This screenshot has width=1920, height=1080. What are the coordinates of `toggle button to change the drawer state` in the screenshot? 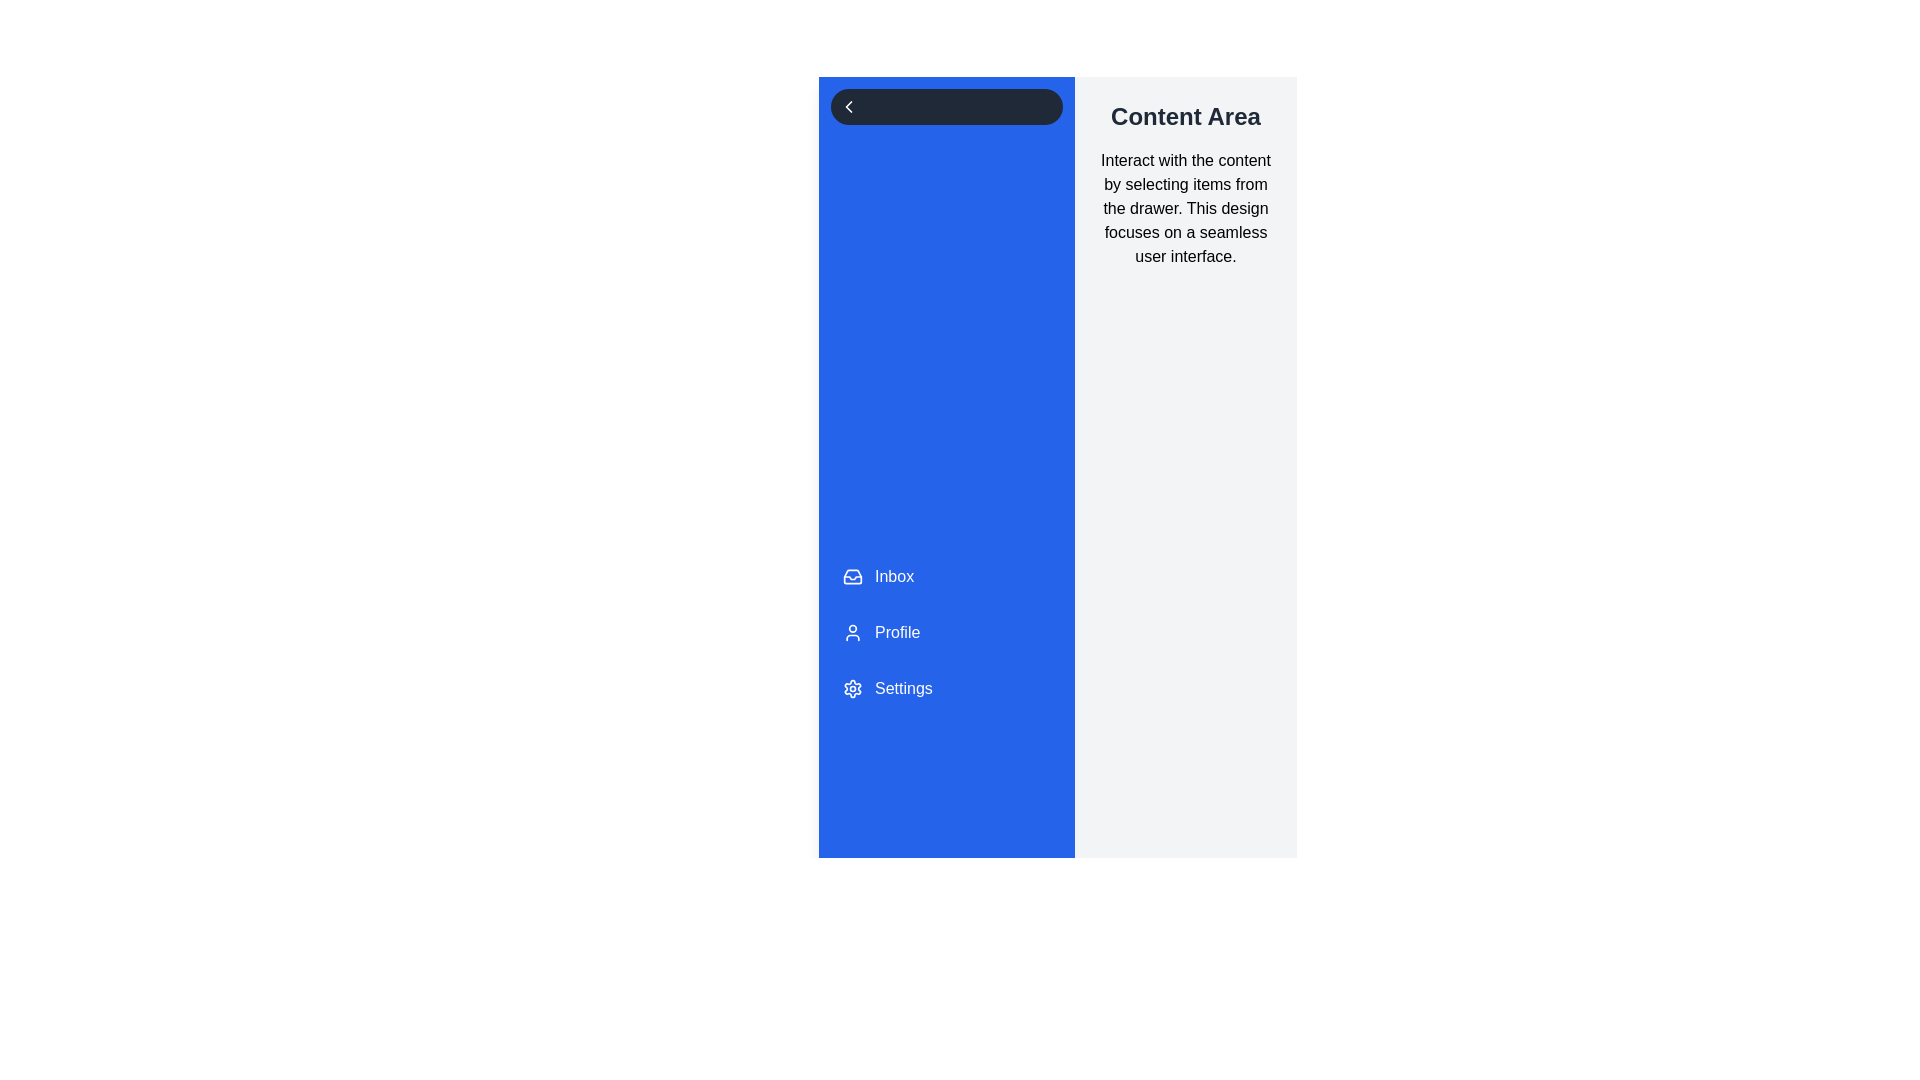 It's located at (945, 107).